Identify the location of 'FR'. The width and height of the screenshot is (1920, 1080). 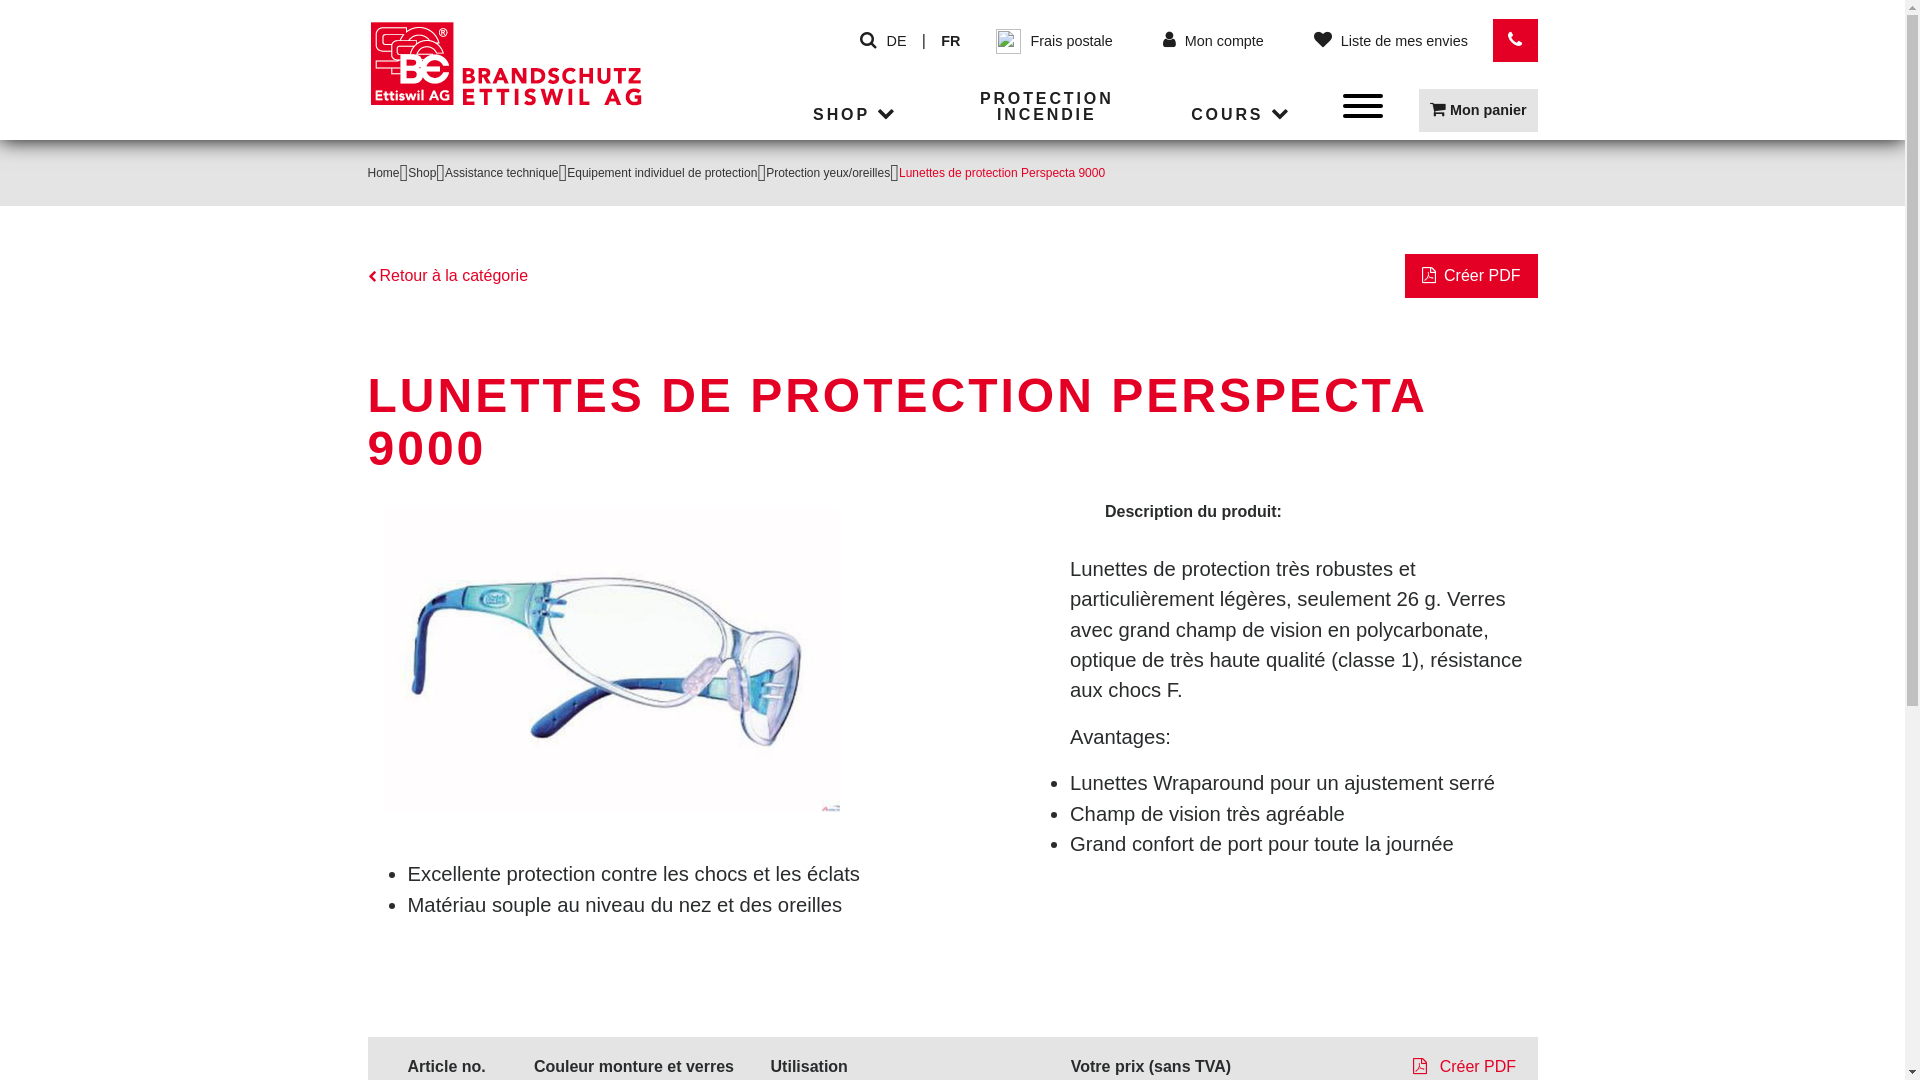
(949, 41).